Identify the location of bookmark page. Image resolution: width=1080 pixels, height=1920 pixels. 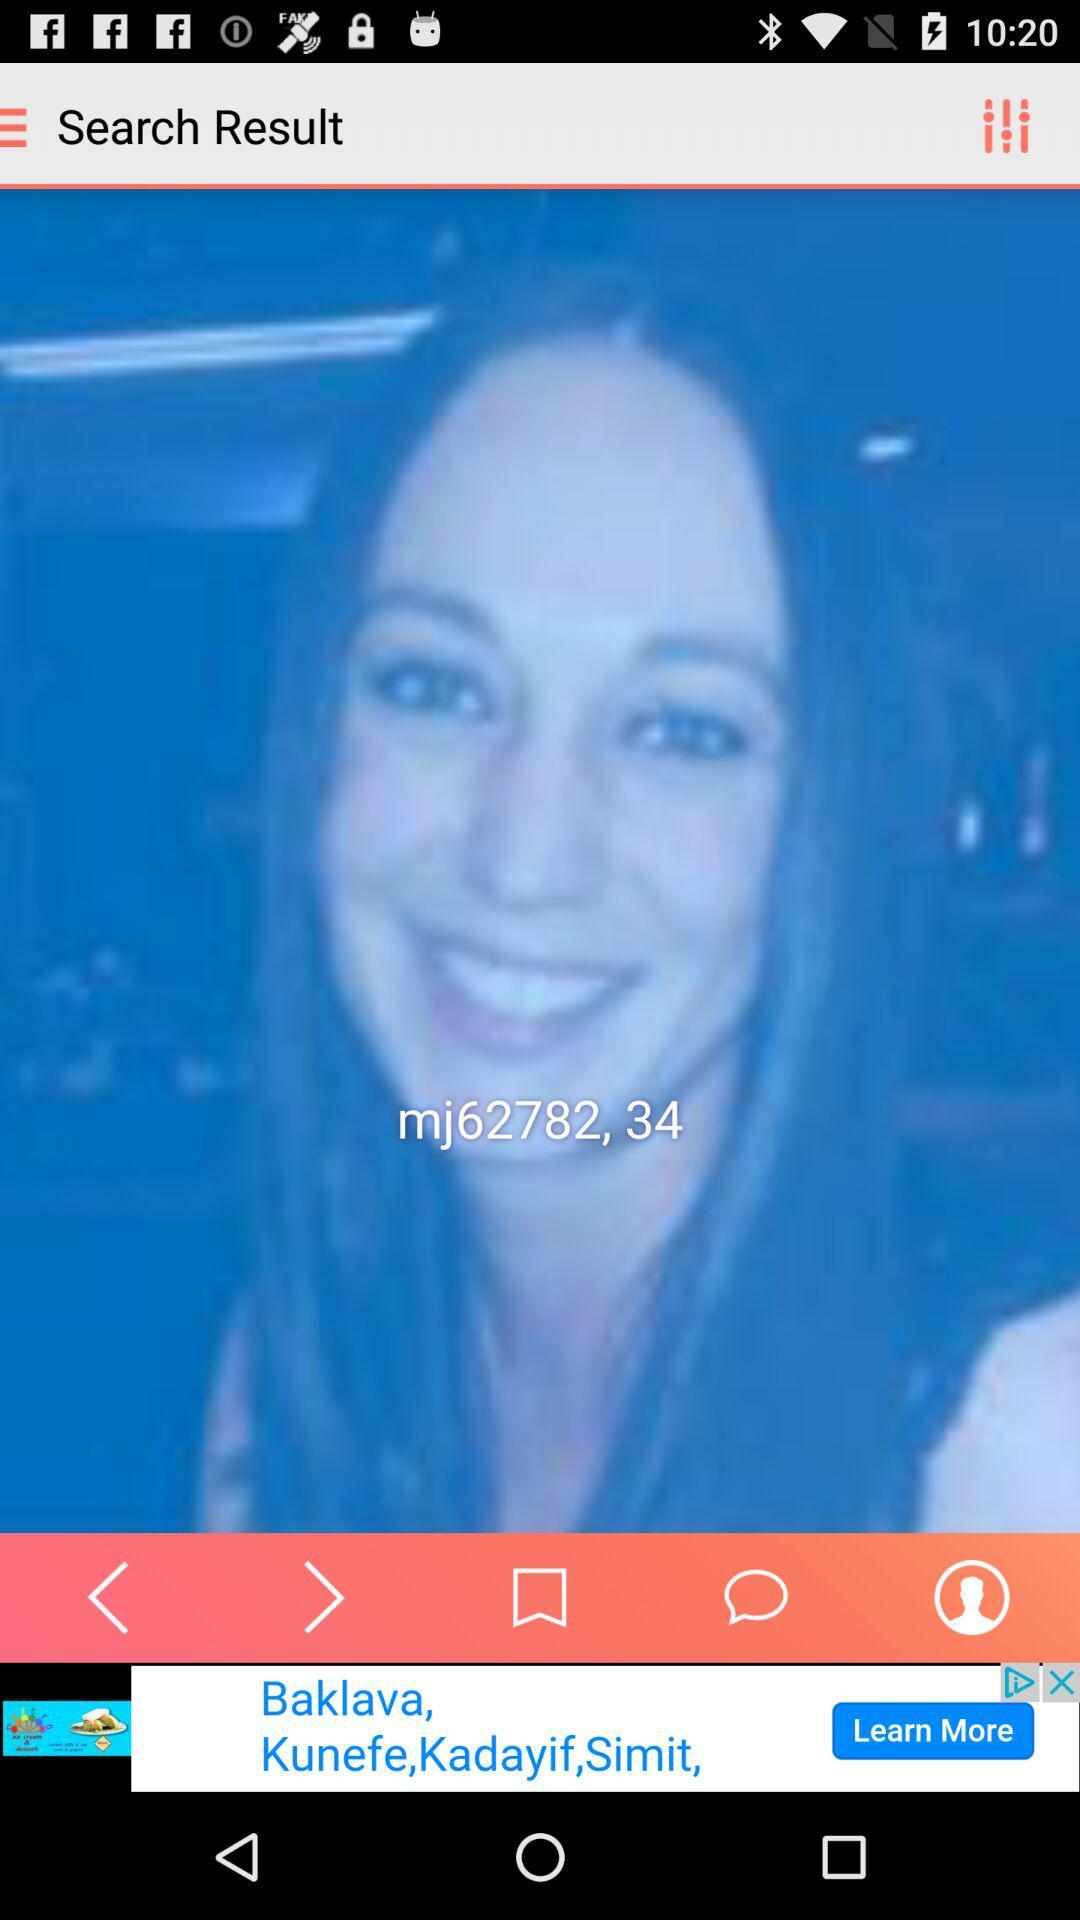
(540, 1596).